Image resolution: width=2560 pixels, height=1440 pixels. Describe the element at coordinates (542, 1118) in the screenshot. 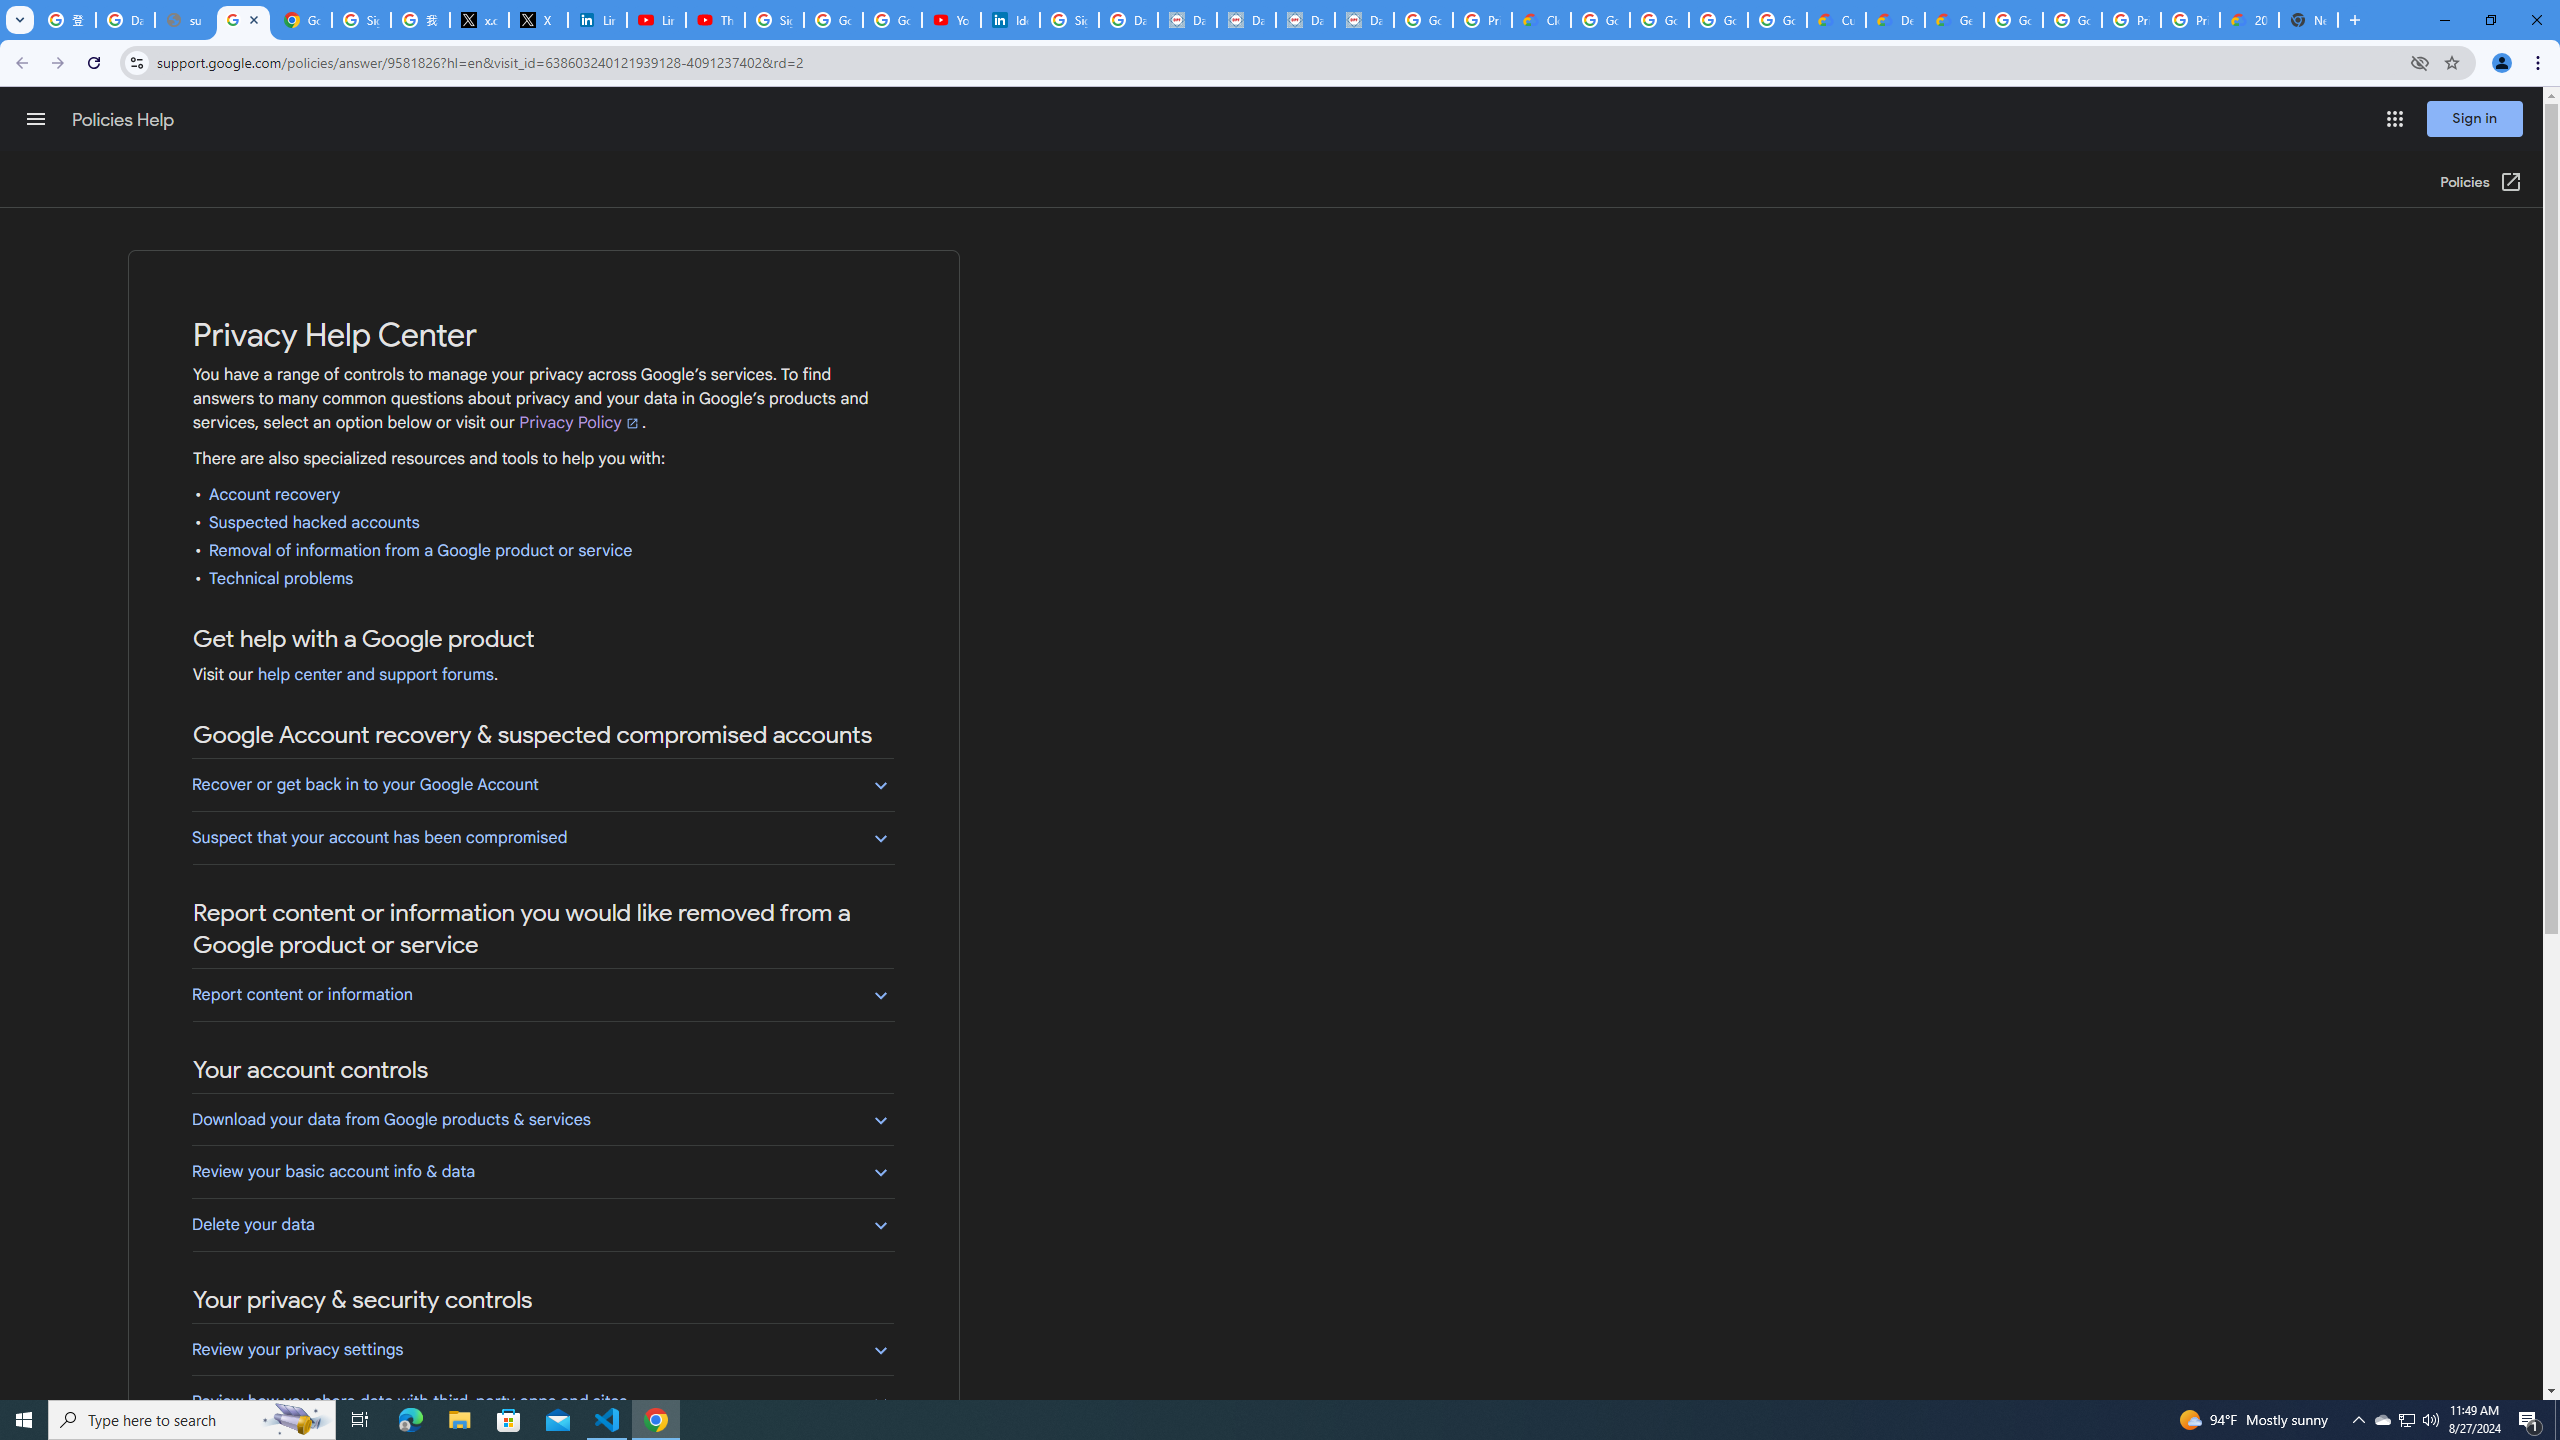

I see `'Download your data from Google products & services'` at that location.